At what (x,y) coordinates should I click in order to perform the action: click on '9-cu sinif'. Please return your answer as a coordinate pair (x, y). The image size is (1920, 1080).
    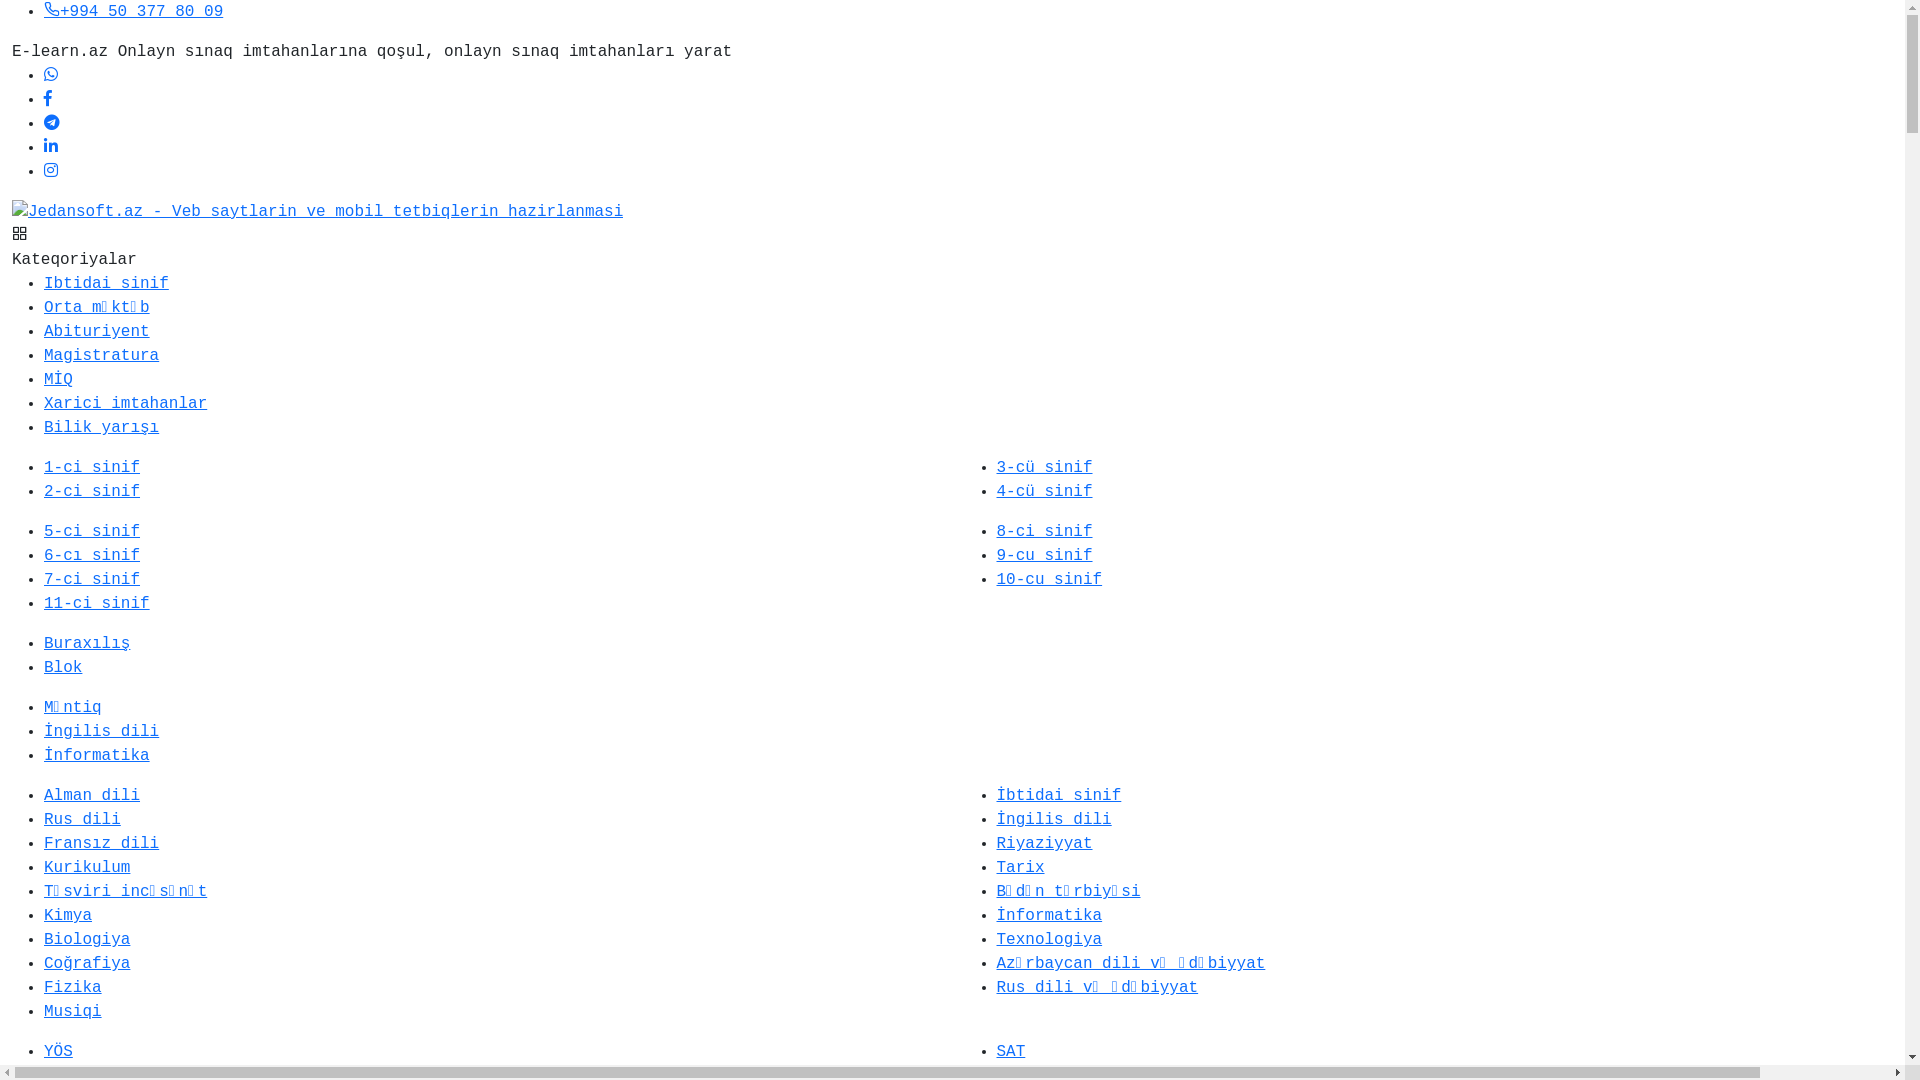
    Looking at the image, I should click on (1042, 555).